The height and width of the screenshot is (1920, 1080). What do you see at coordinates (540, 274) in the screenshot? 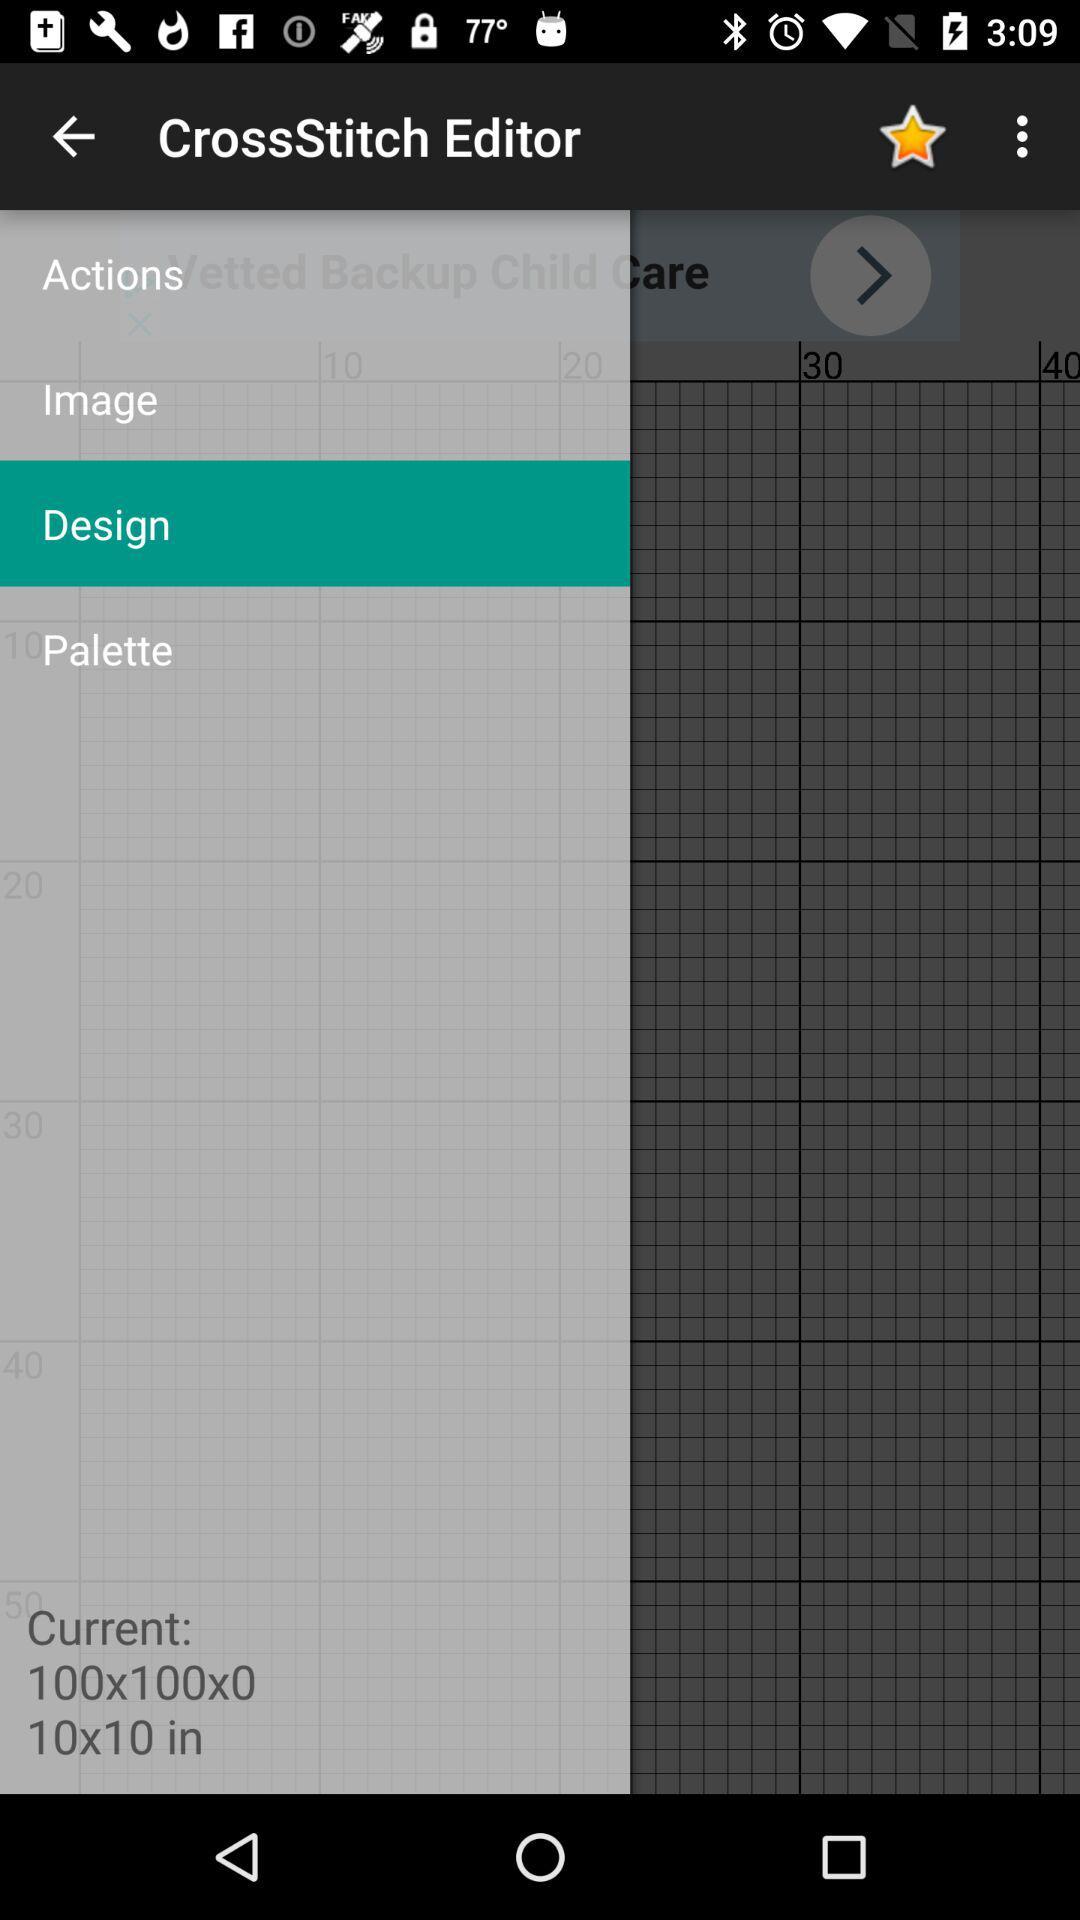
I see `to see more` at bounding box center [540, 274].